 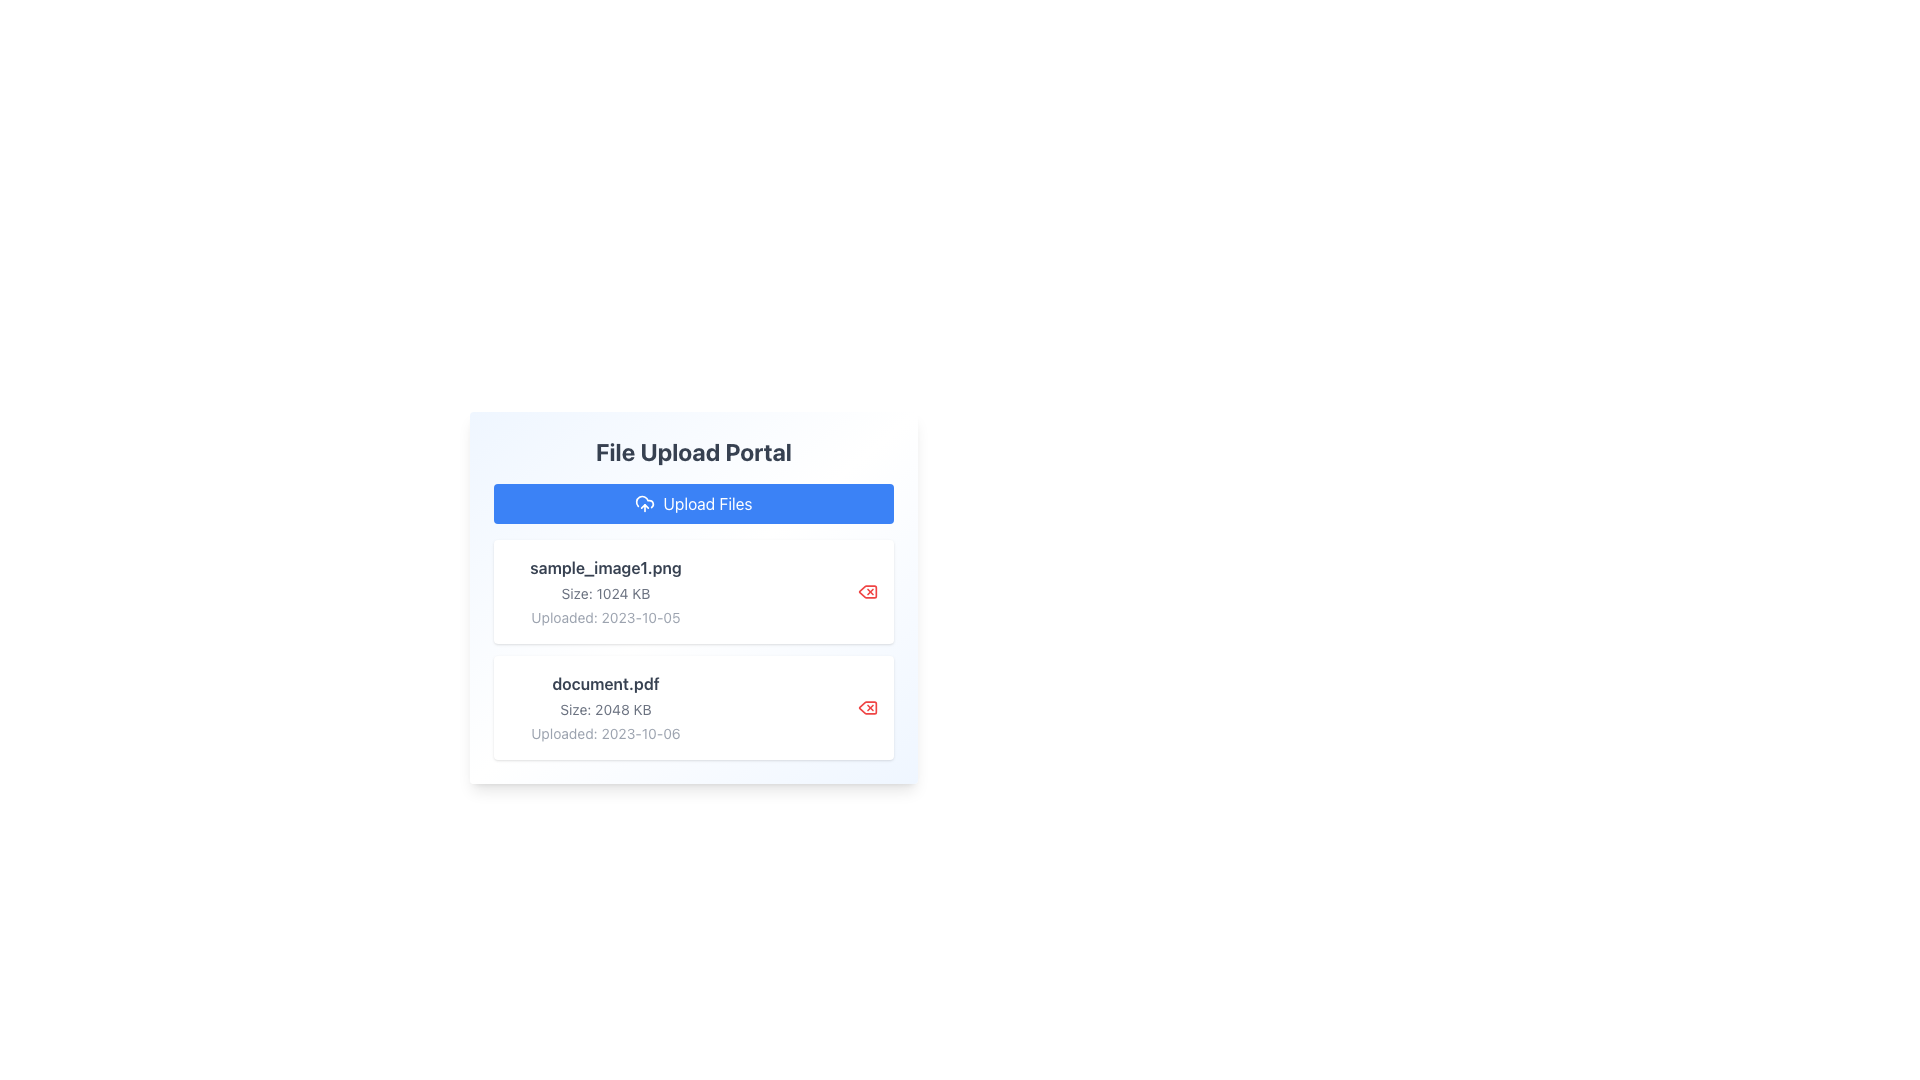 I want to click on information displayed in the static text element that shows 'Uploaded: 2023-10-06', which is styled with a small gray font and located at the bottom of the file information group, so click(x=604, y=733).